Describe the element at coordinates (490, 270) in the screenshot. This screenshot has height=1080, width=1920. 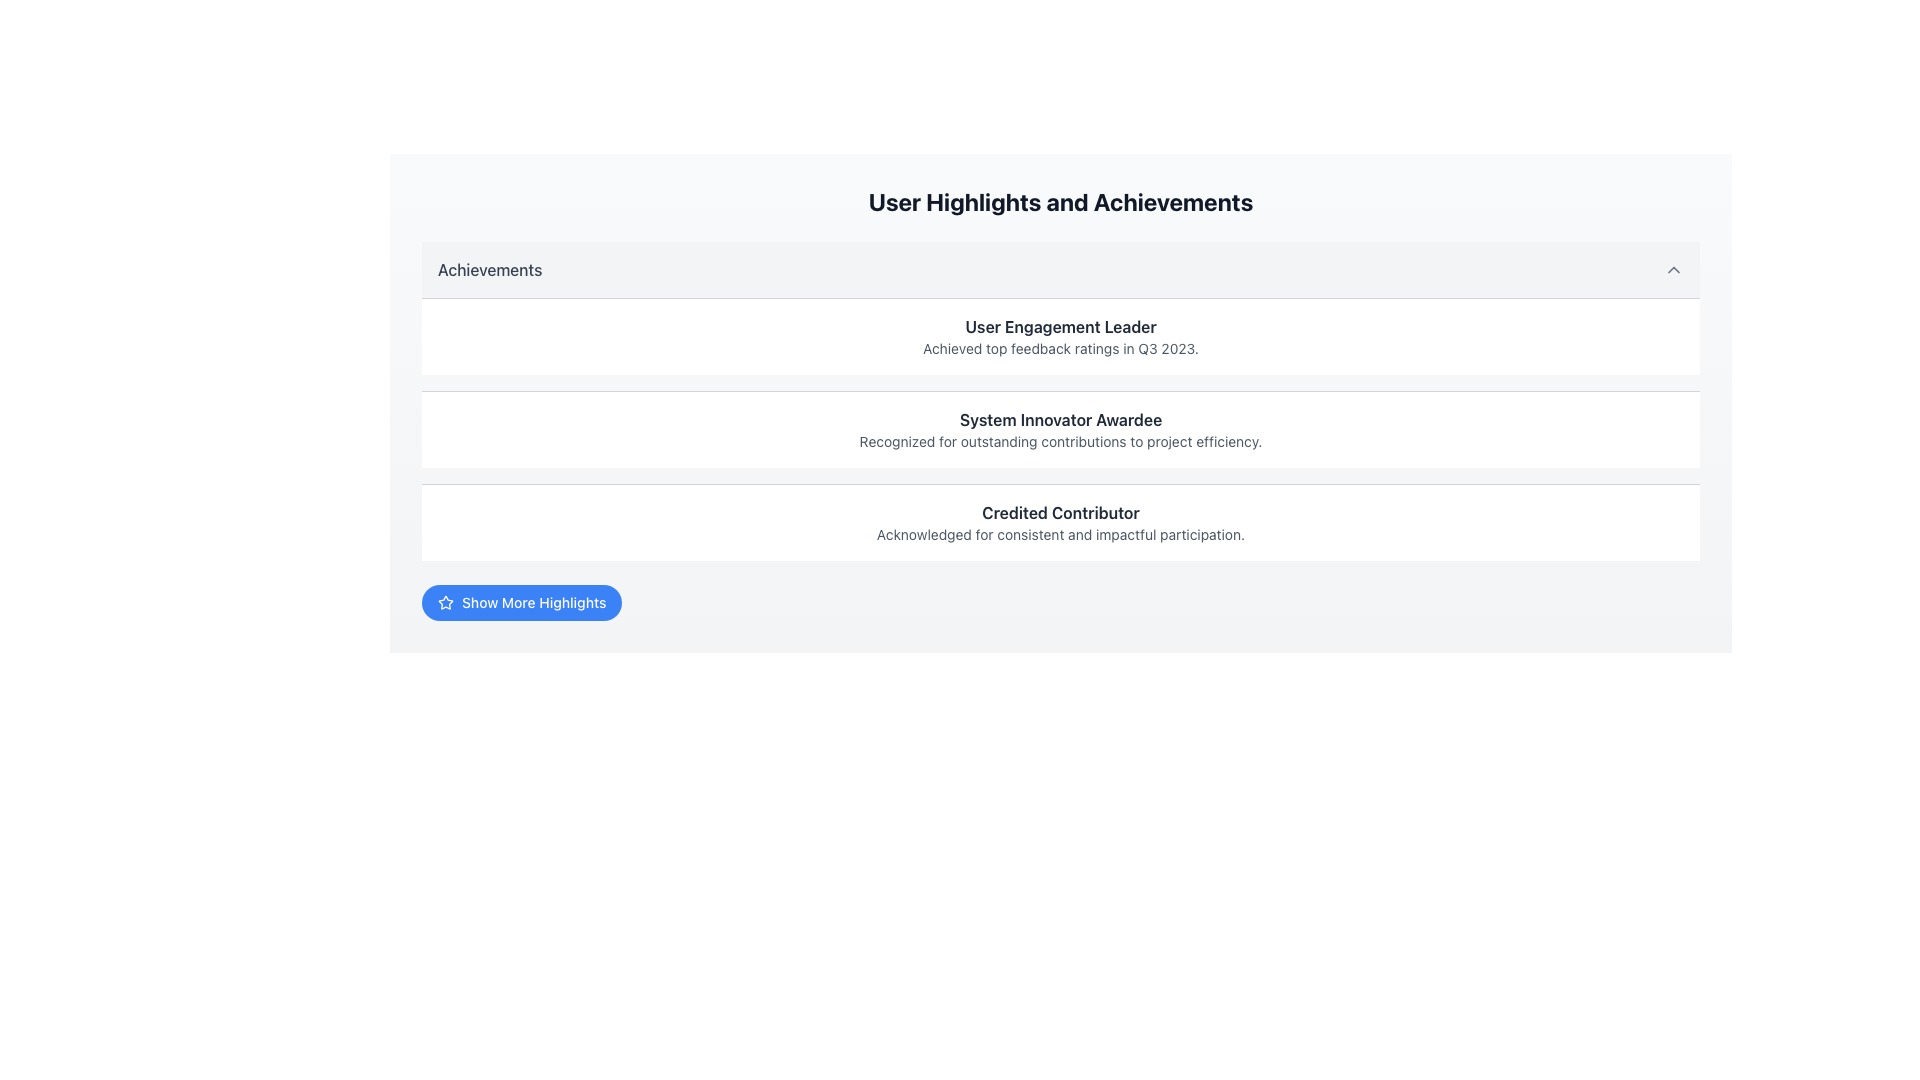
I see `the 'Achievements' text label, which is a medium gray textual component located at the top-left side of a section header bar` at that location.